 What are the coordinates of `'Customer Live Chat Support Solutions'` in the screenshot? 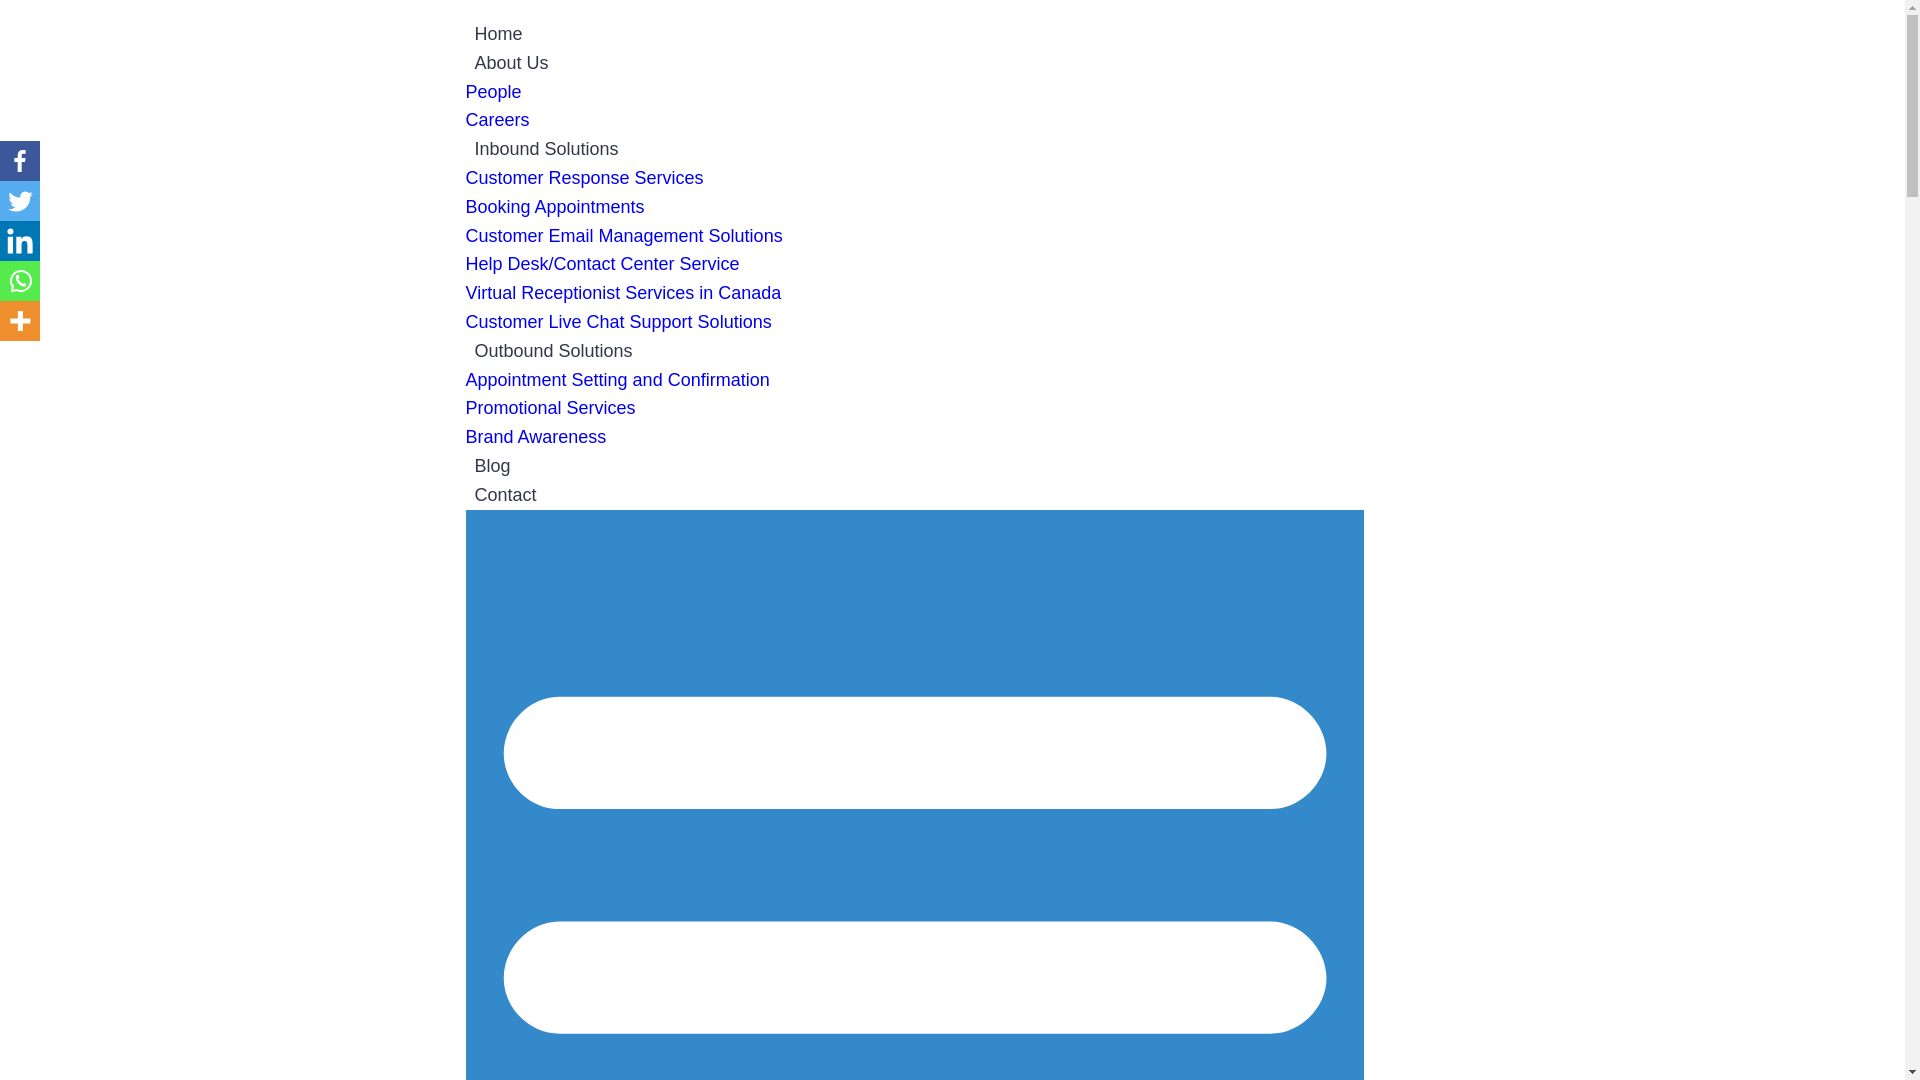 It's located at (618, 320).